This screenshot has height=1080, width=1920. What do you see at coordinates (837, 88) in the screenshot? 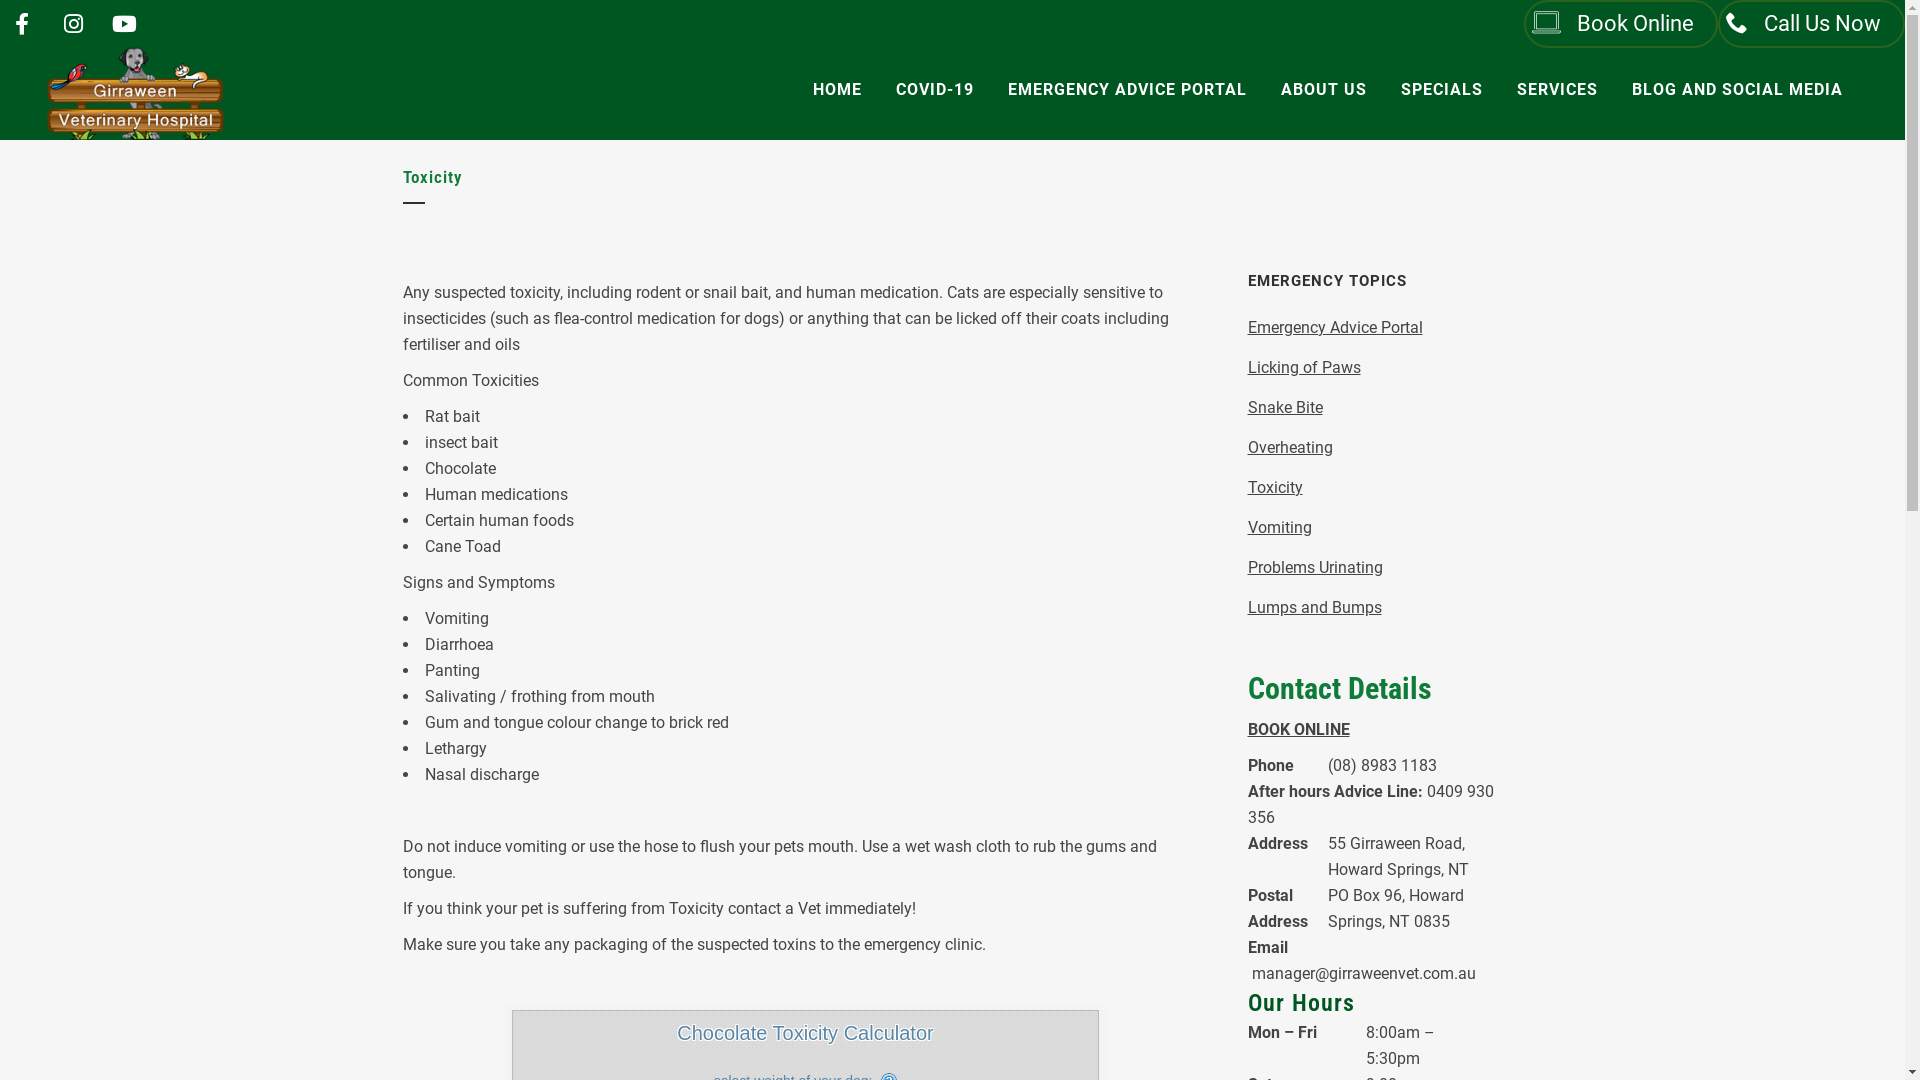
I see `'HOME'` at bounding box center [837, 88].